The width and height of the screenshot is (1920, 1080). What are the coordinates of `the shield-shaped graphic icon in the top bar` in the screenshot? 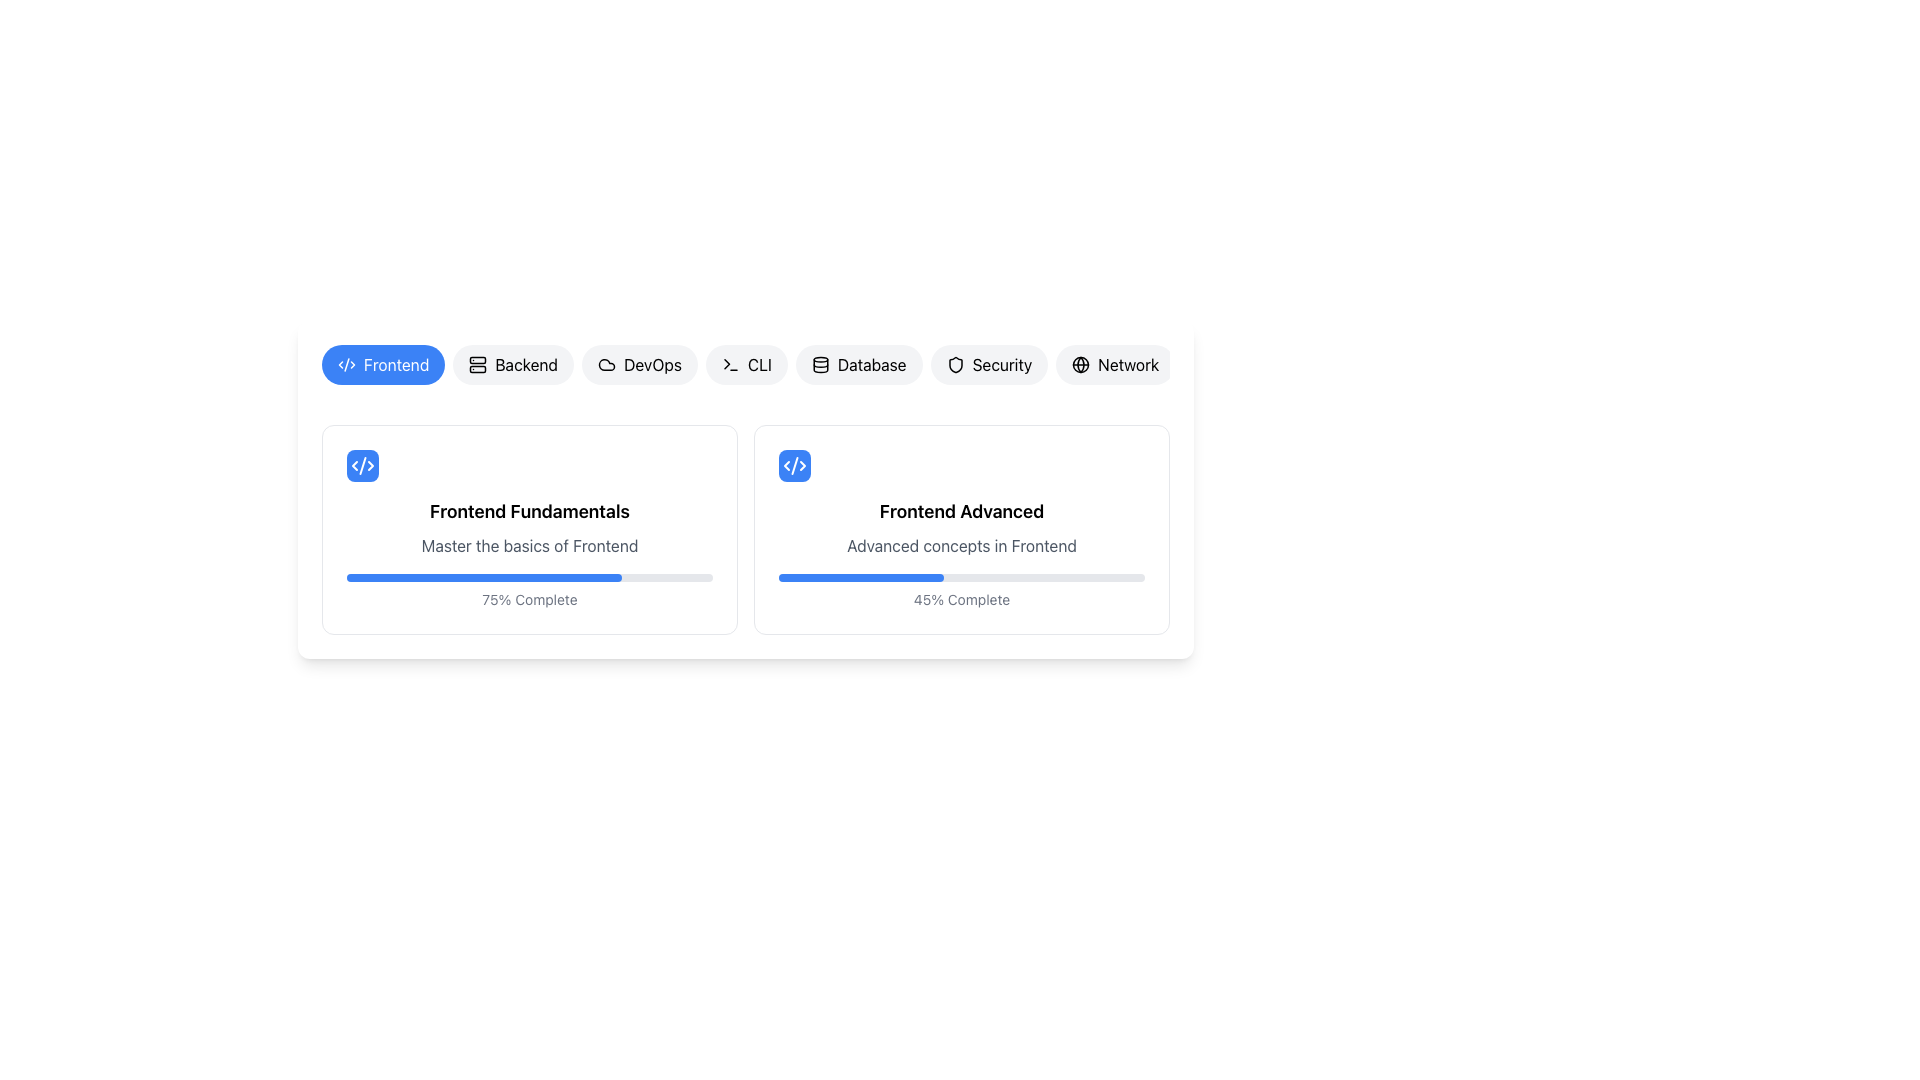 It's located at (954, 365).